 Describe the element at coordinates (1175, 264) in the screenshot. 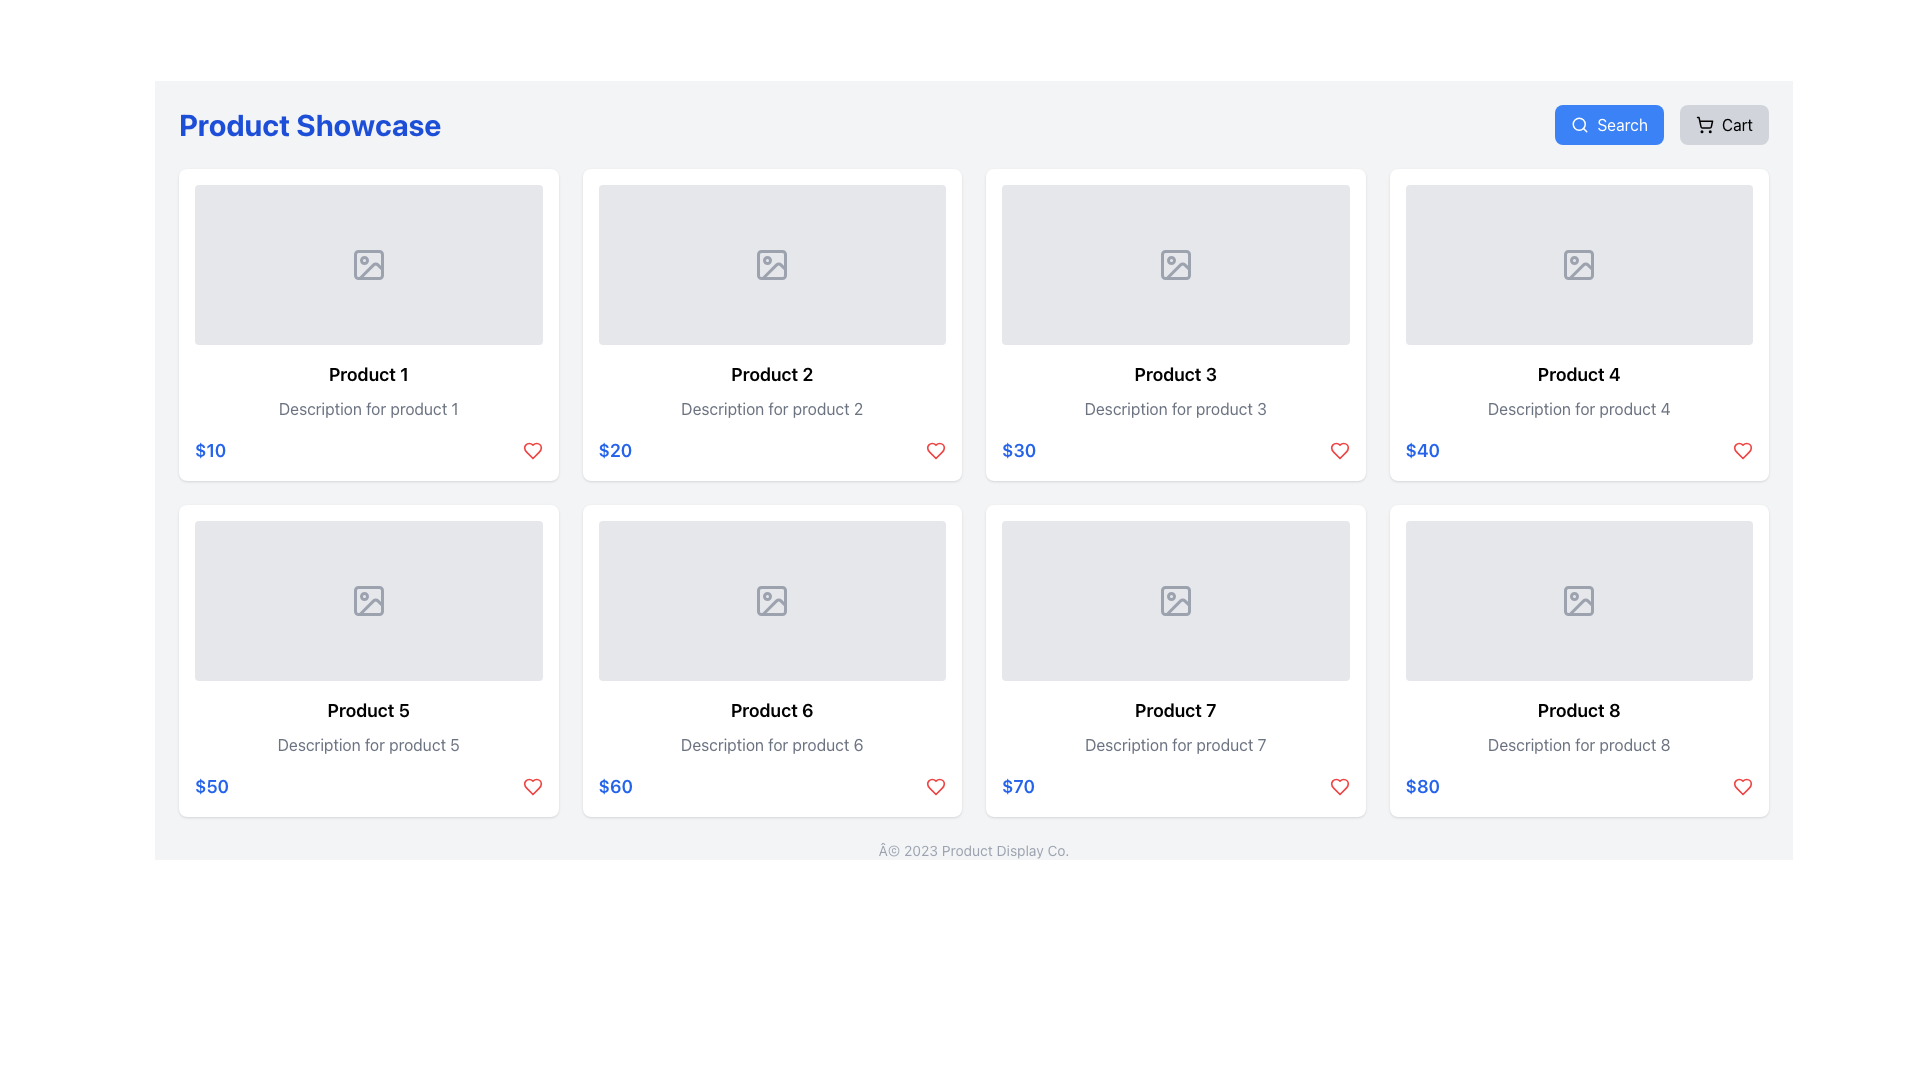

I see `the image placeholder icon for 'Product 3' located in the first row and third column of the product grid` at that location.